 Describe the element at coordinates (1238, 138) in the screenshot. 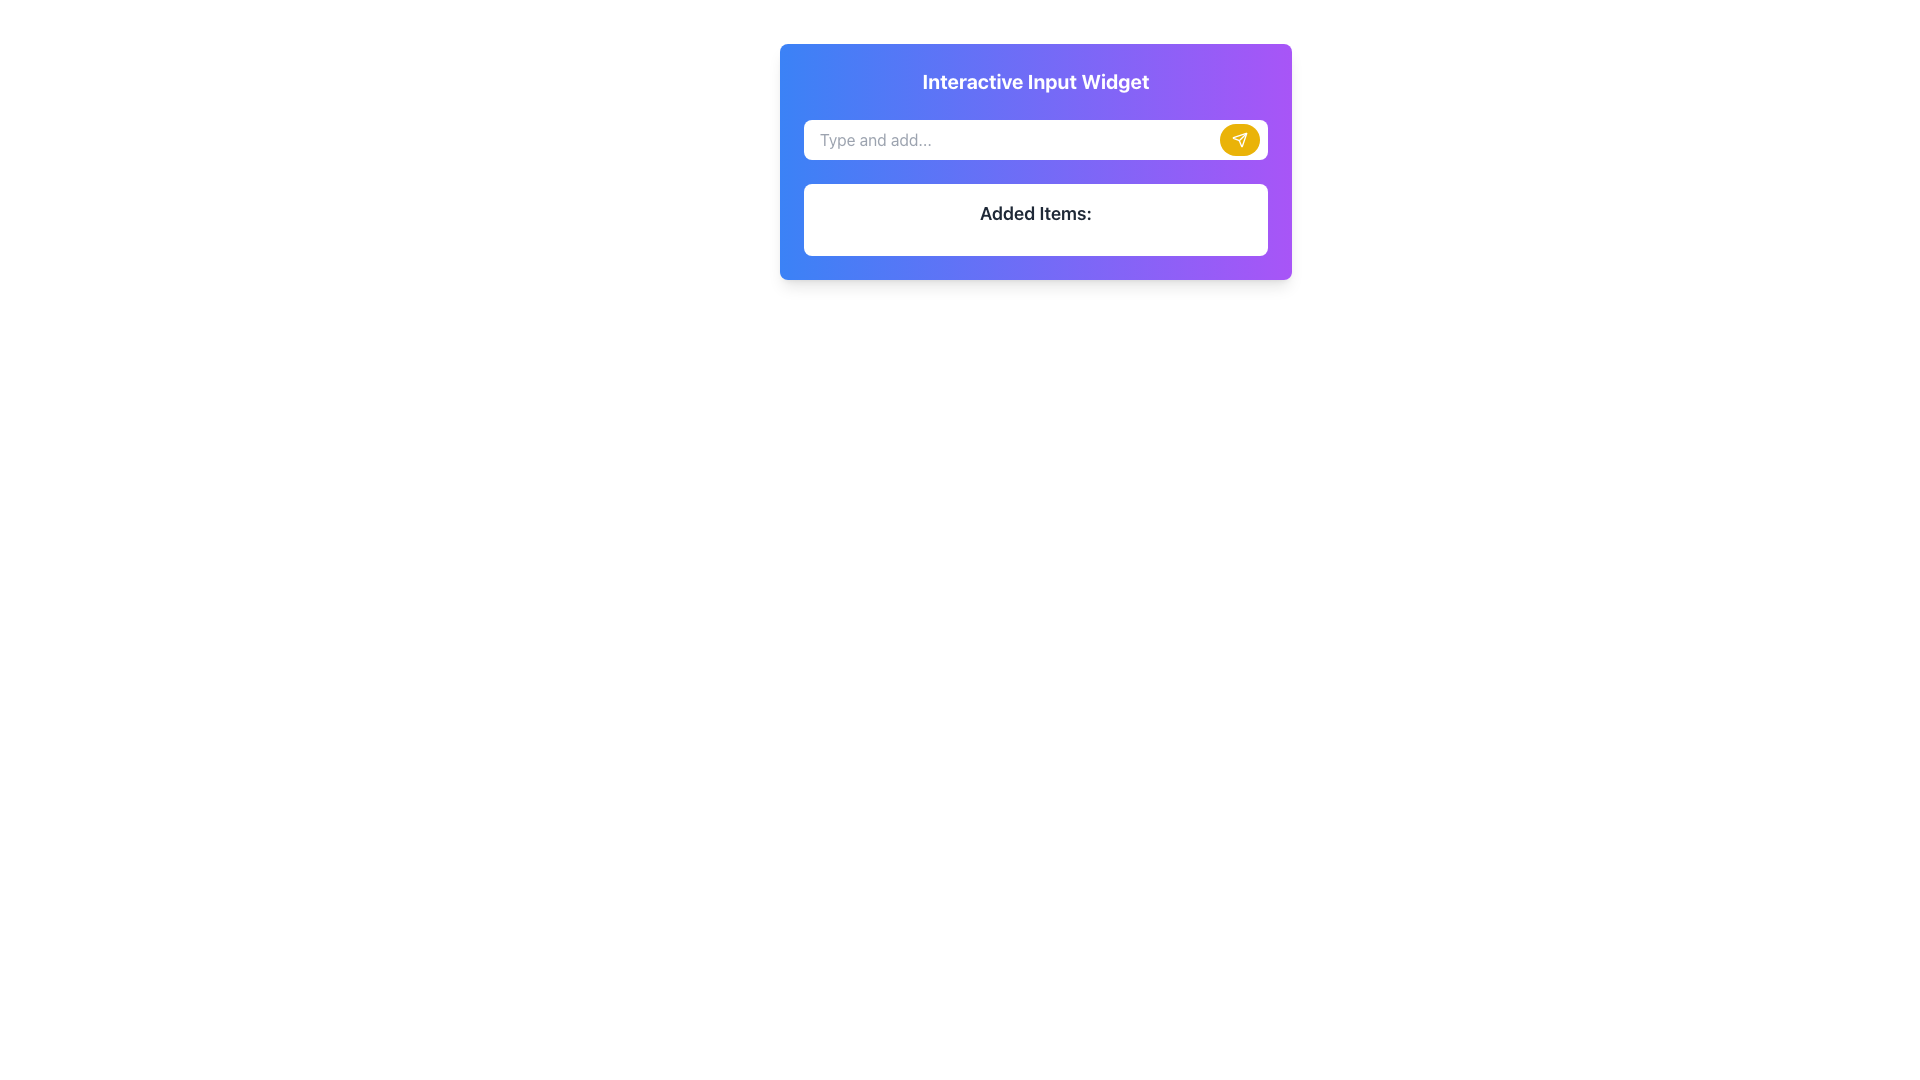

I see `the send/submit button located at the right end of the input field within the 'Interactive Input Widget' to observe its hover effects` at that location.